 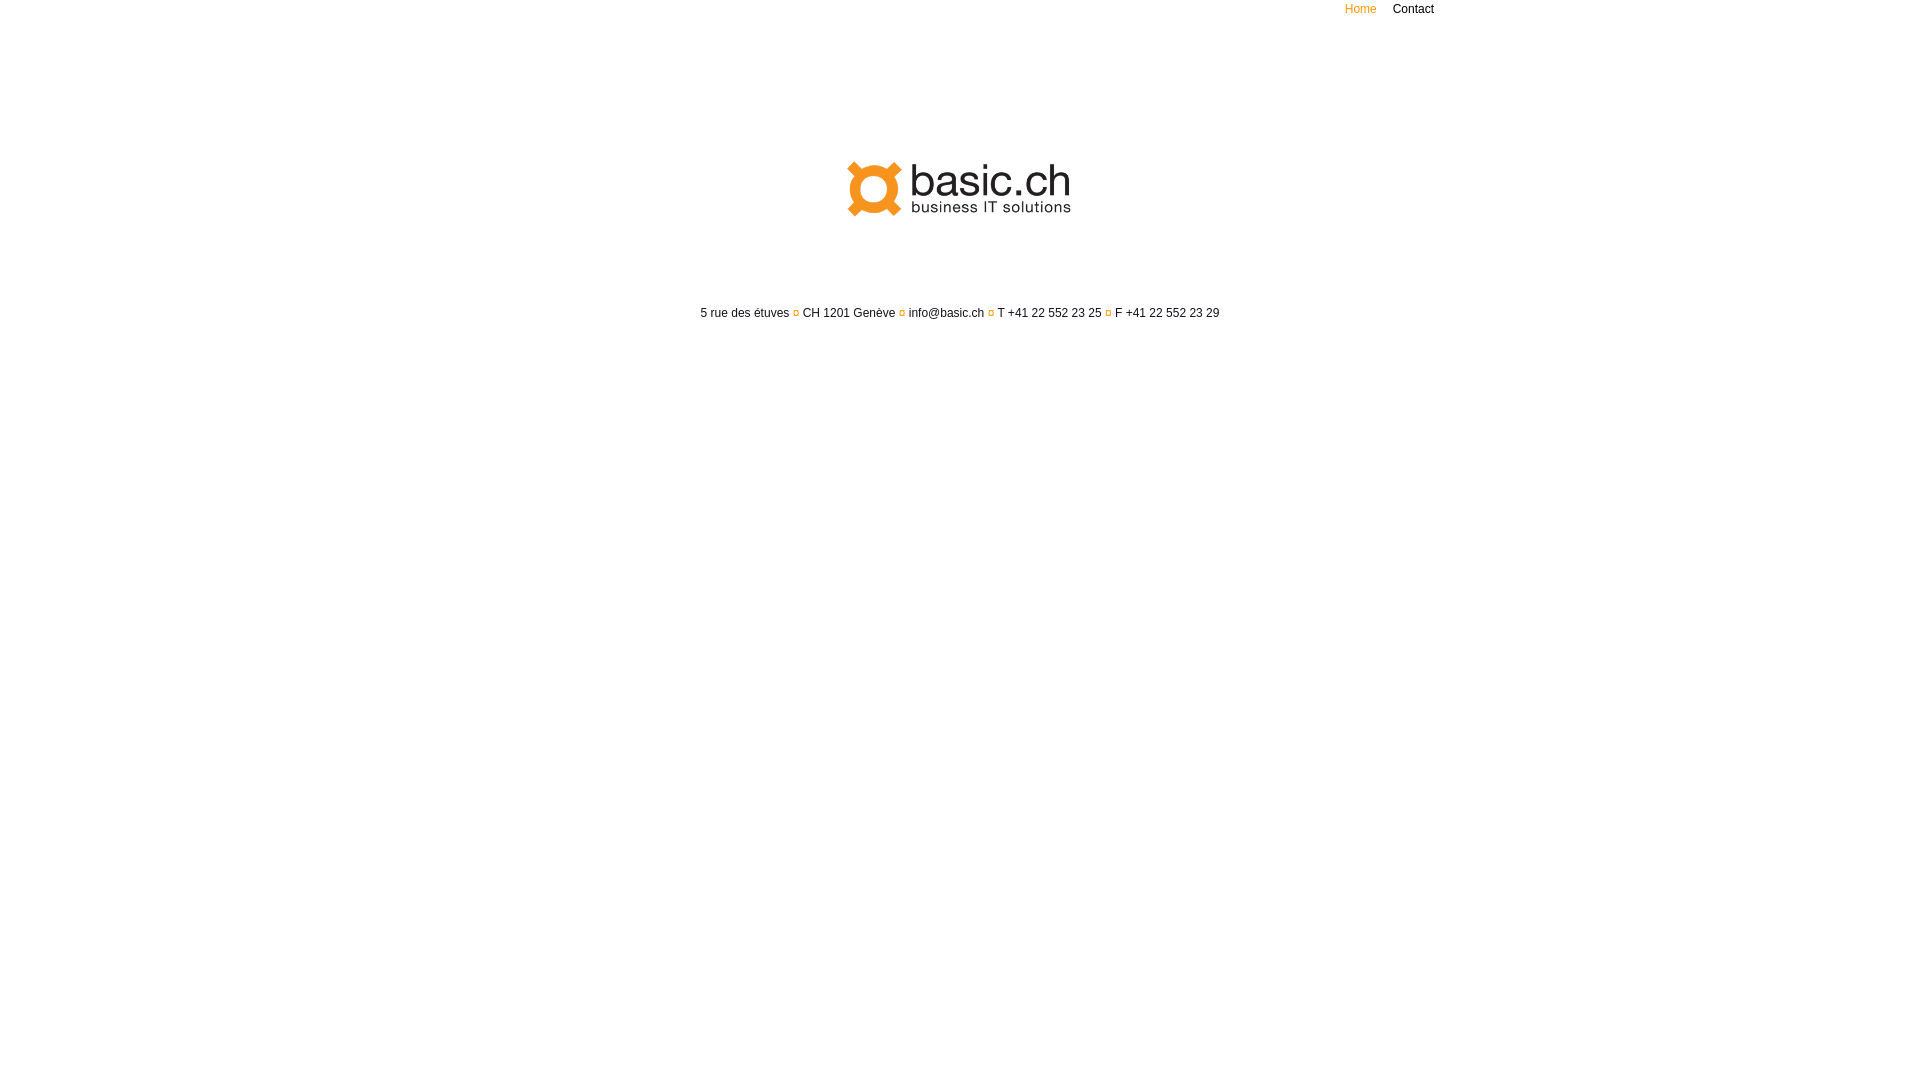 What do you see at coordinates (1360, 8) in the screenshot?
I see `'Home'` at bounding box center [1360, 8].